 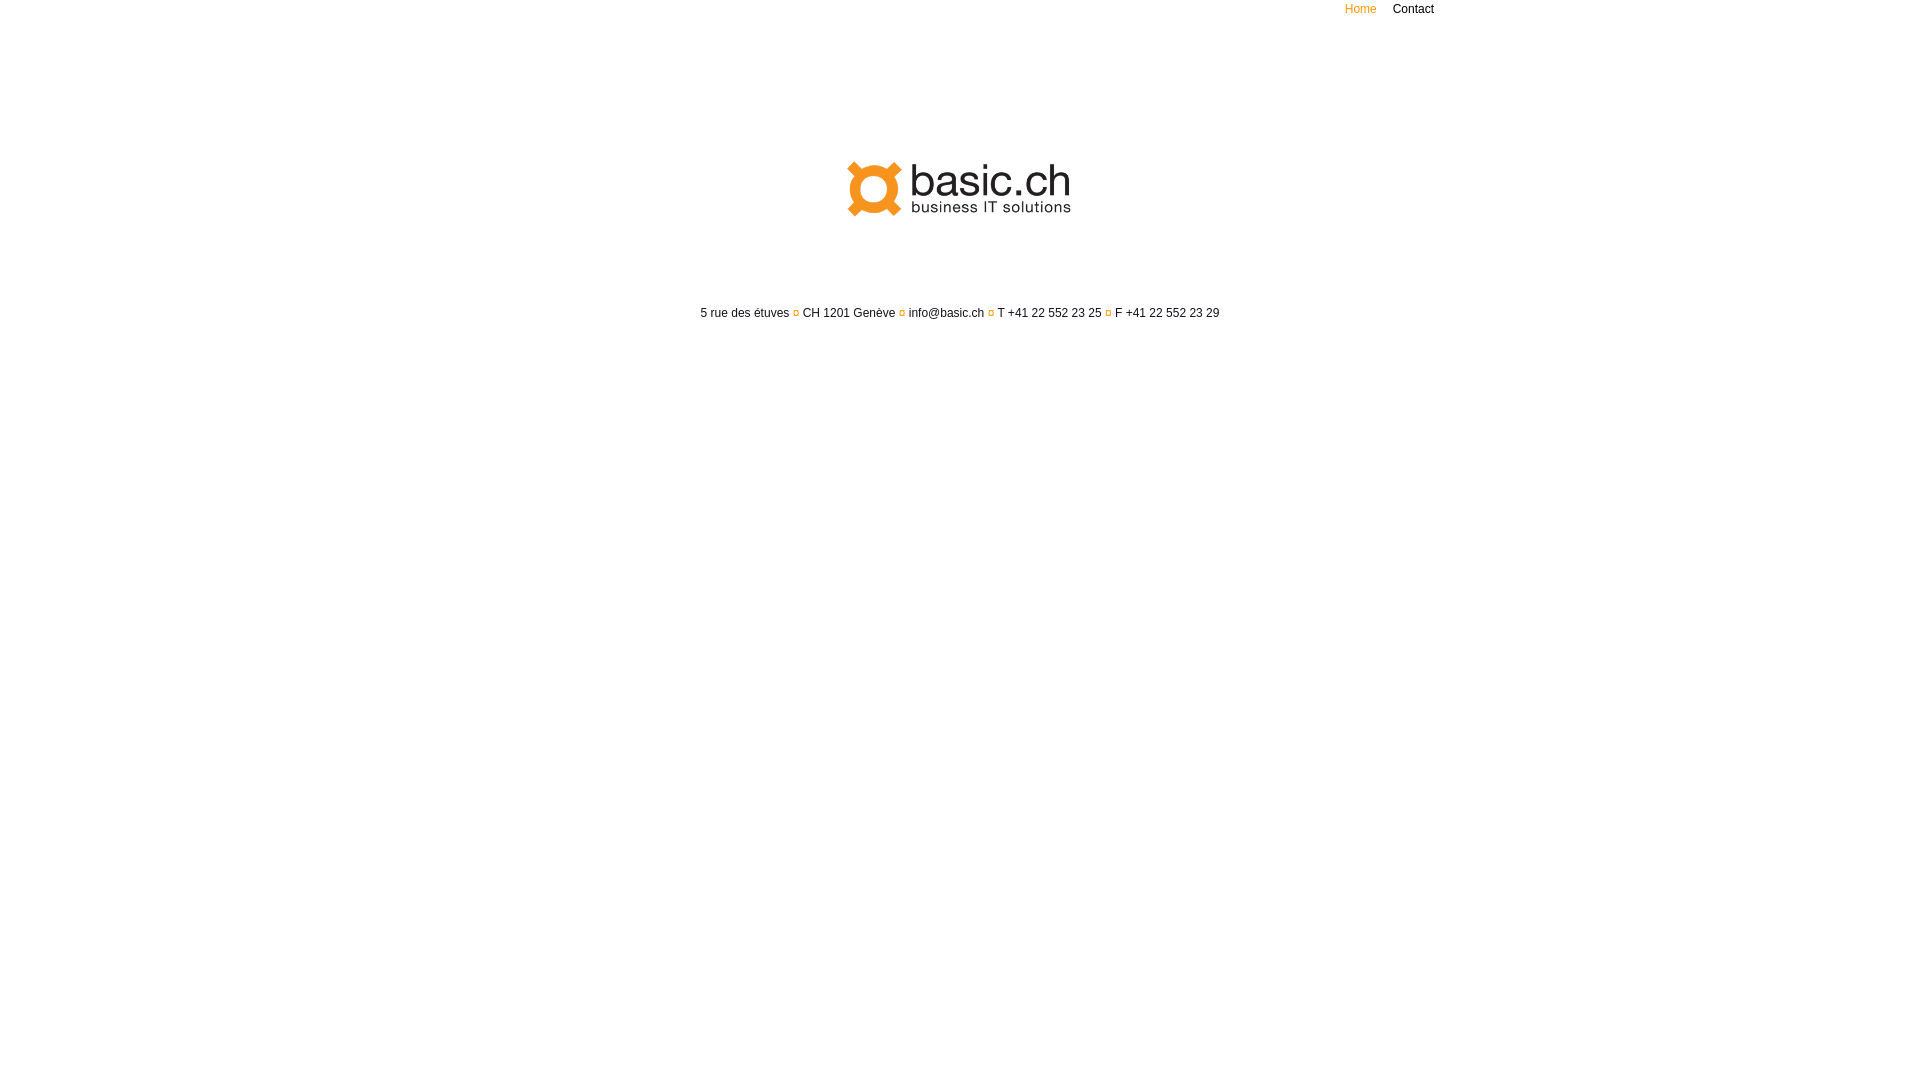 What do you see at coordinates (1360, 8) in the screenshot?
I see `'Home'` at bounding box center [1360, 8].